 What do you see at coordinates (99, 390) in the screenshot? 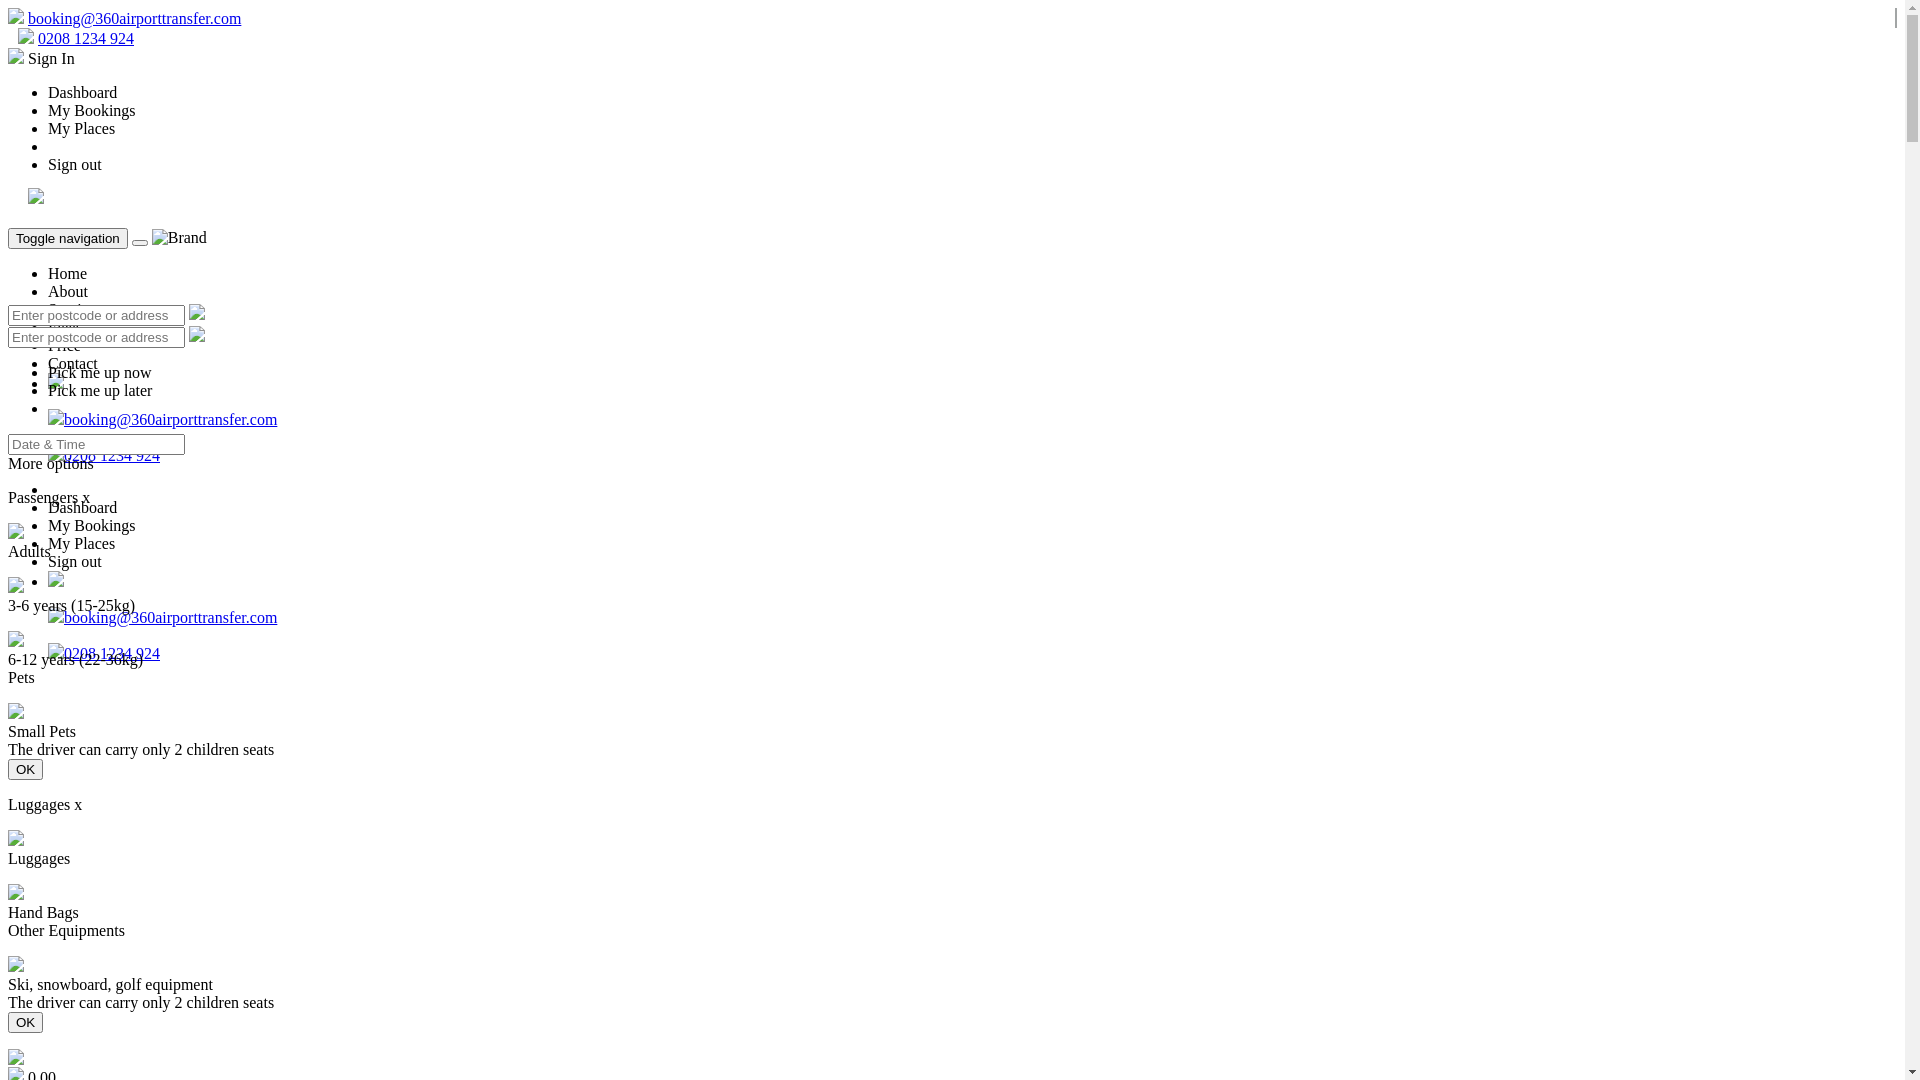
I see `'Pick me up later'` at bounding box center [99, 390].